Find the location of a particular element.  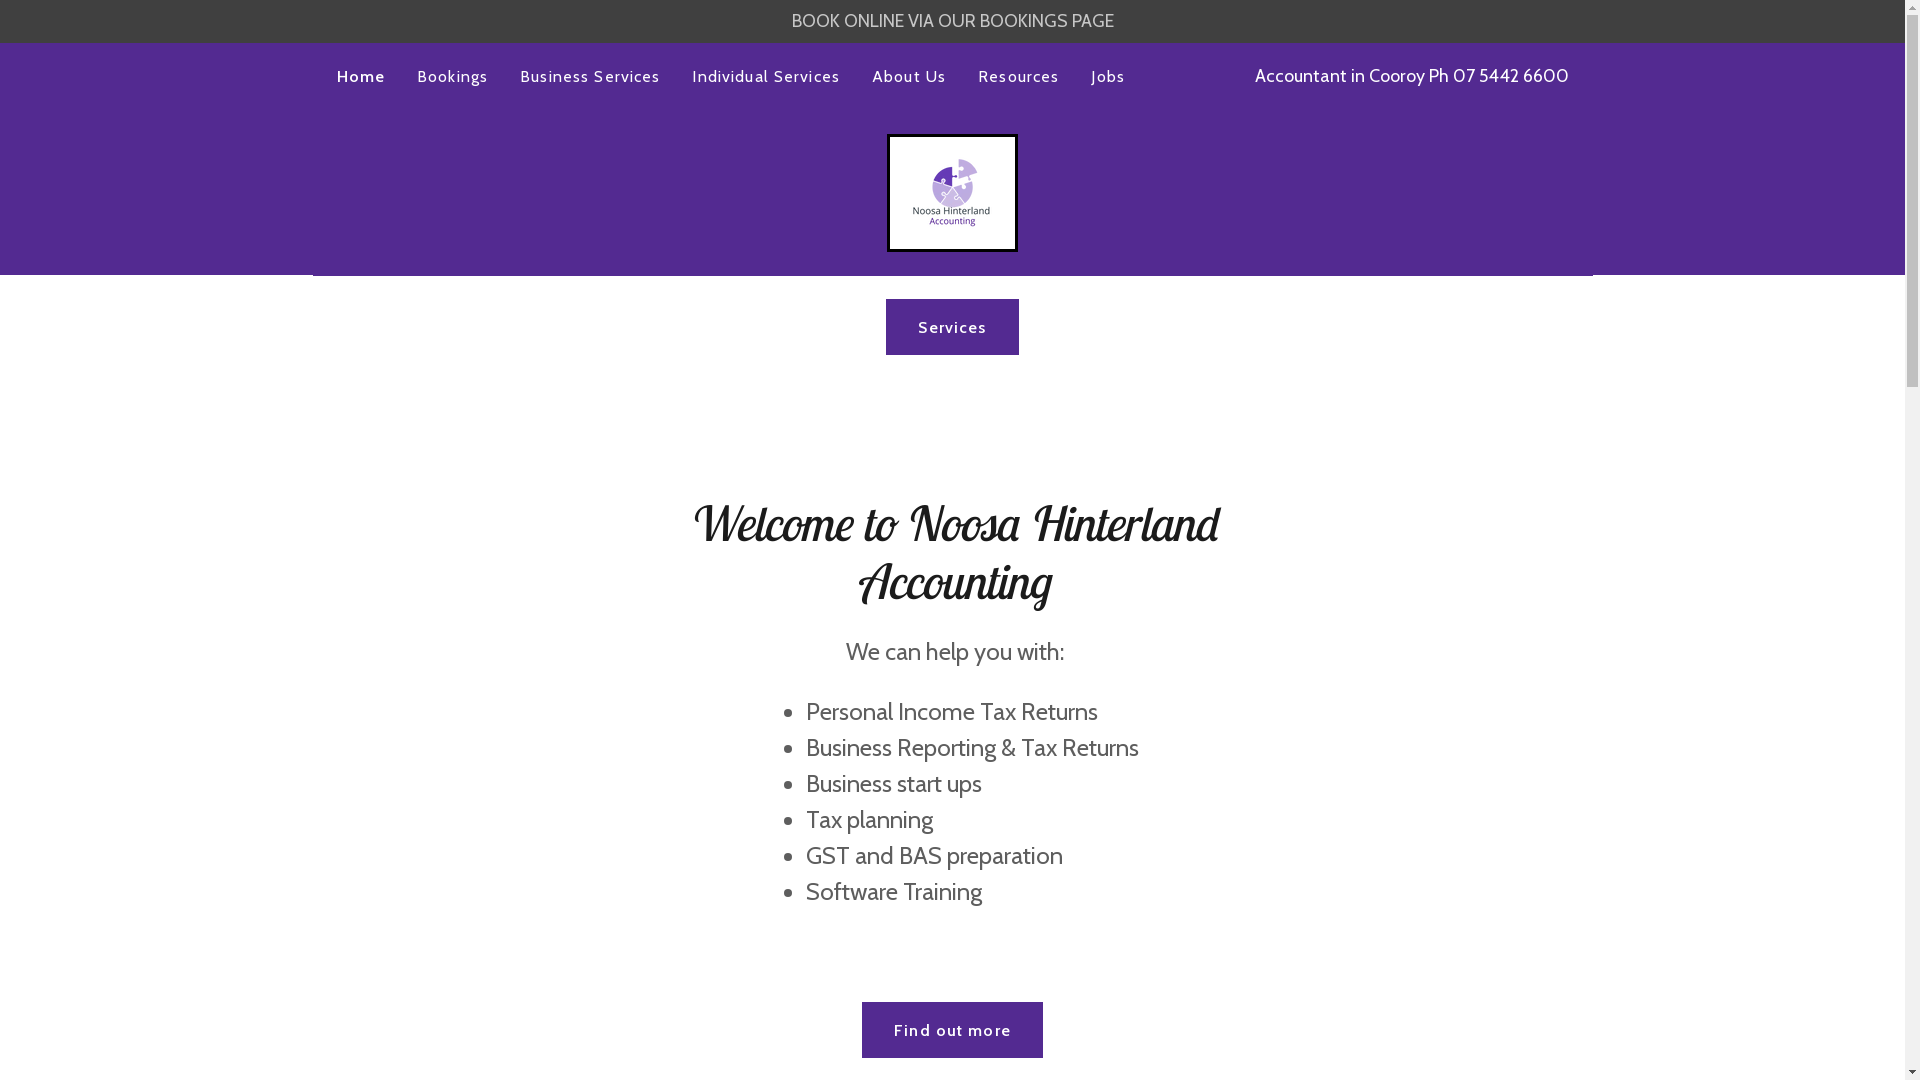

'07 5442 6600' is located at coordinates (1510, 75).